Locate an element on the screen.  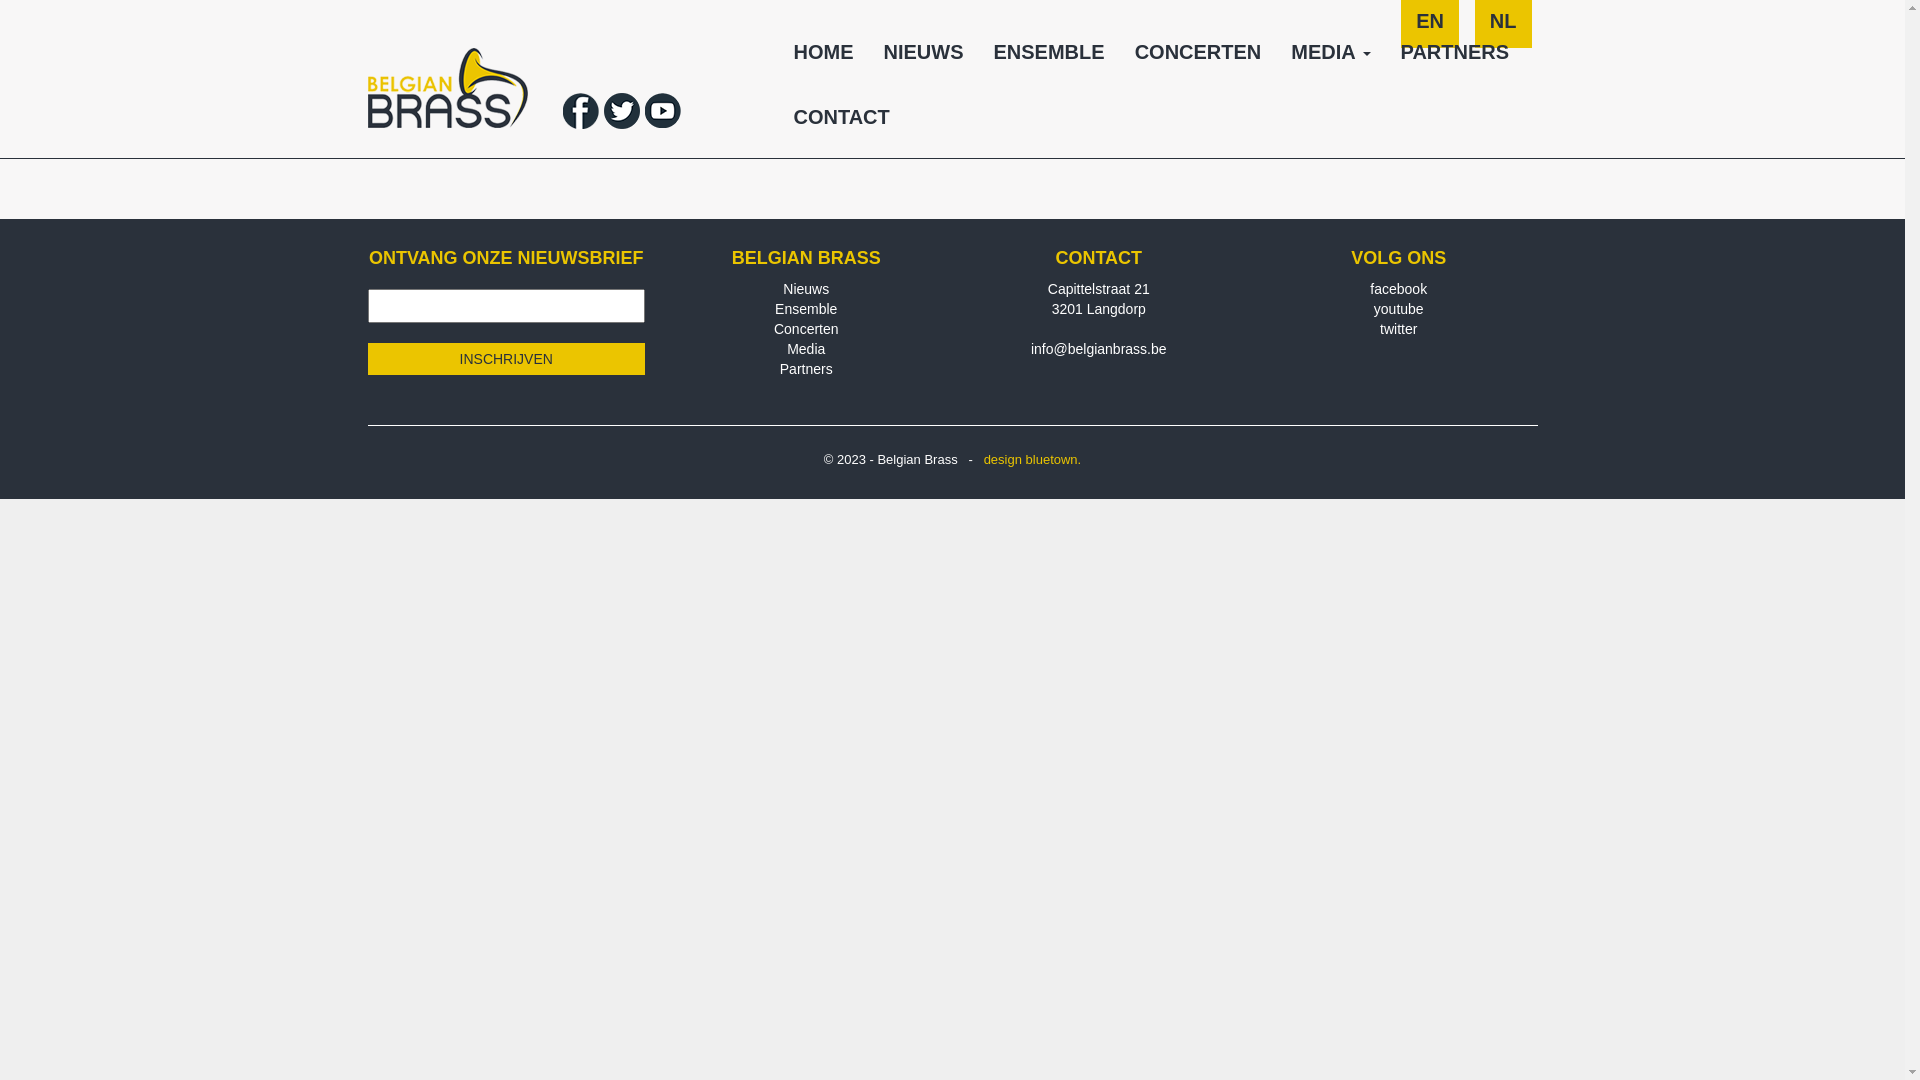
'PARTNERS' is located at coordinates (1455, 58).